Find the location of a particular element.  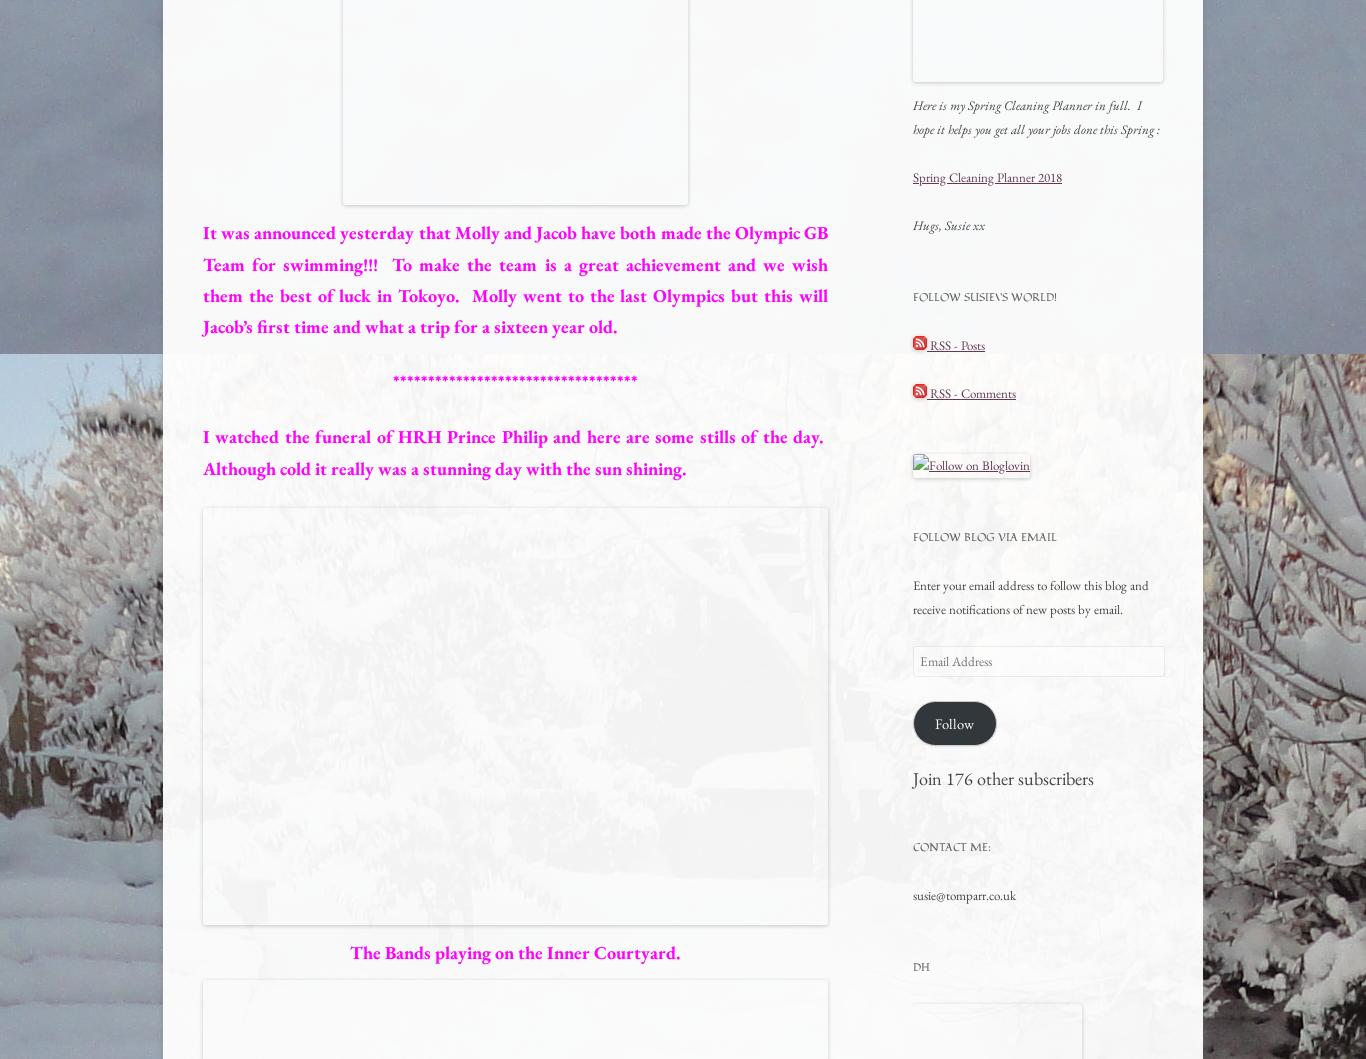

'The Bands playing on the Inner Courtyard.' is located at coordinates (514, 951).